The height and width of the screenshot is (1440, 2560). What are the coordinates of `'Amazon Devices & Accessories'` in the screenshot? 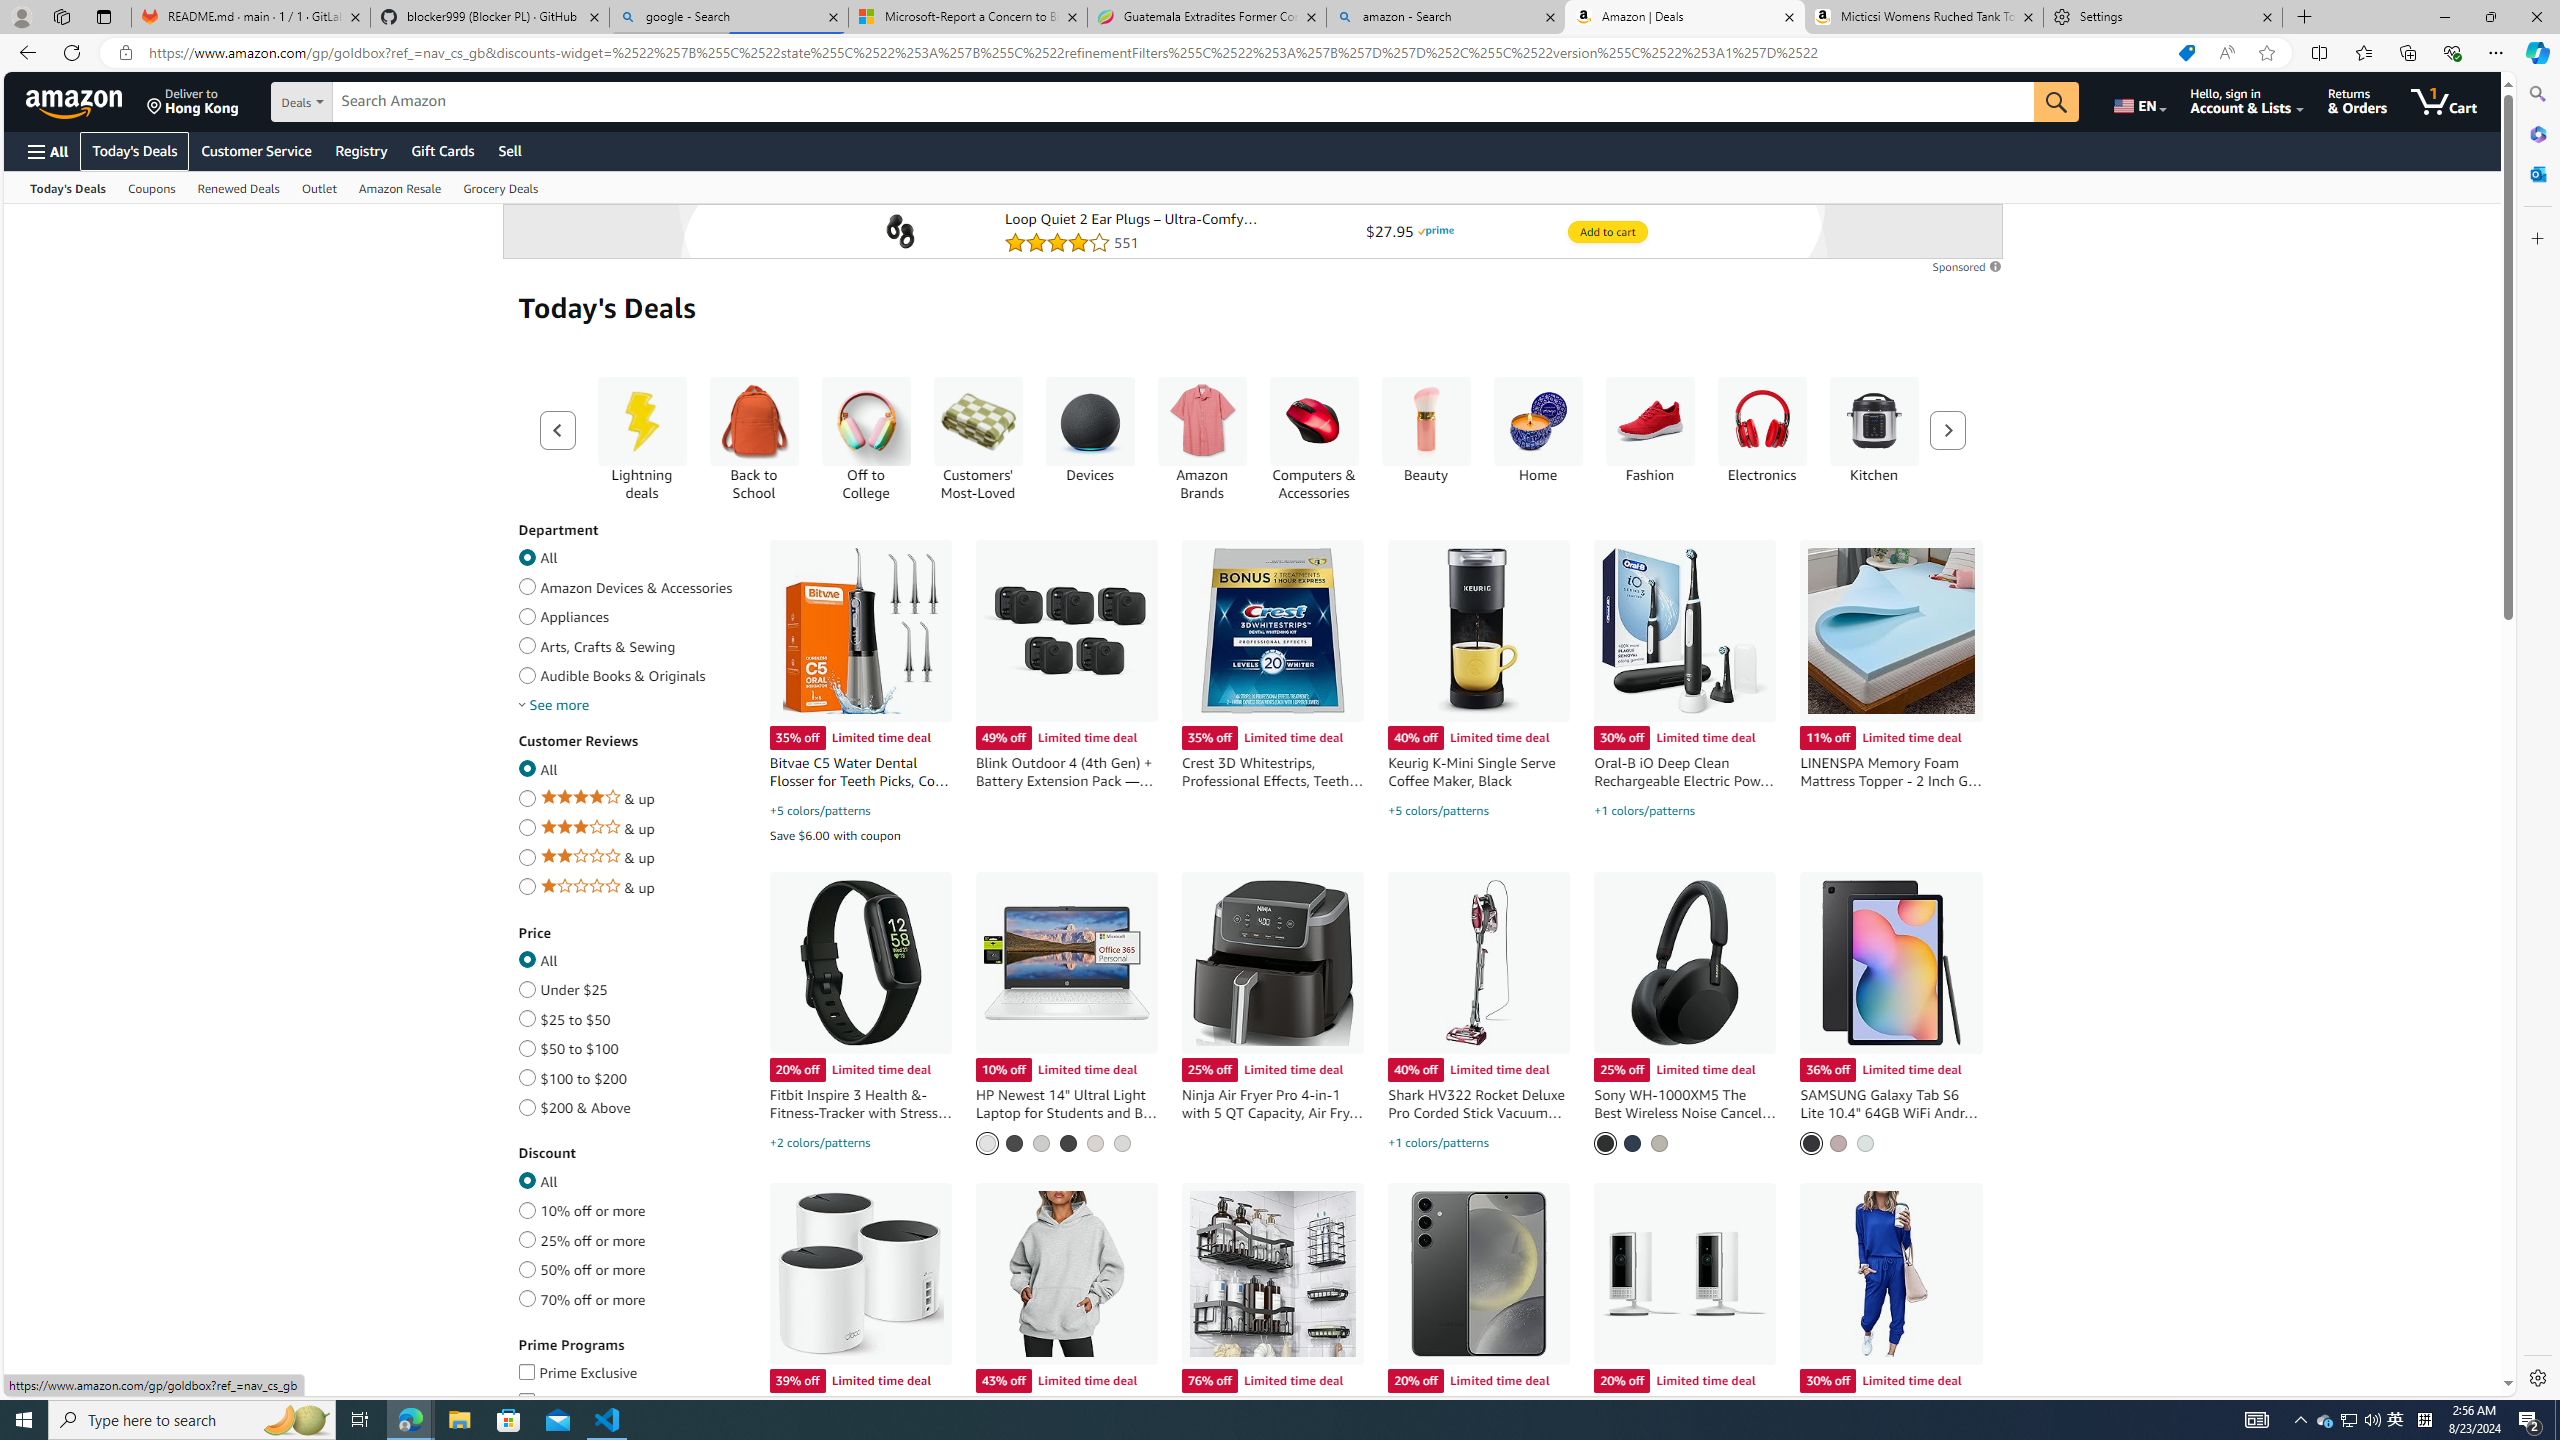 It's located at (525, 582).